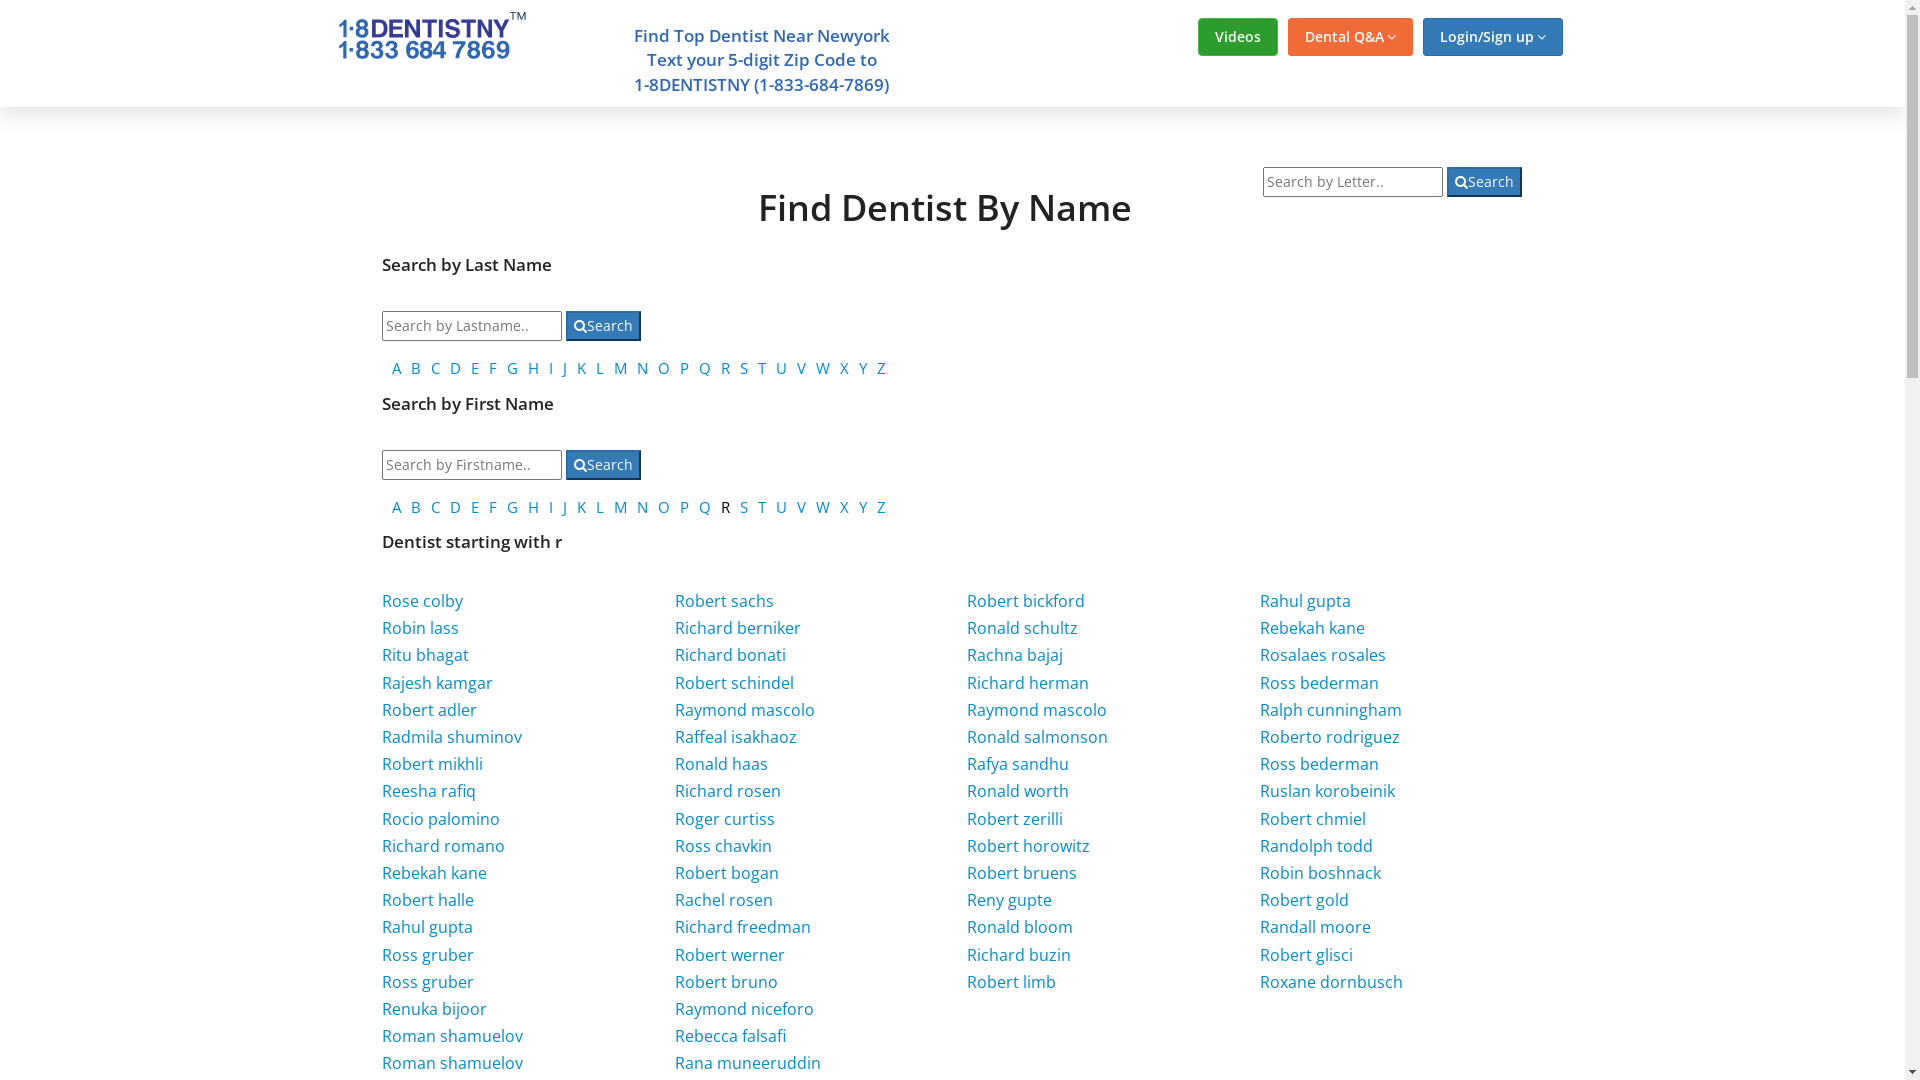  Describe the element at coordinates (1327, 789) in the screenshot. I see `'Ruslan korobeinik'` at that location.